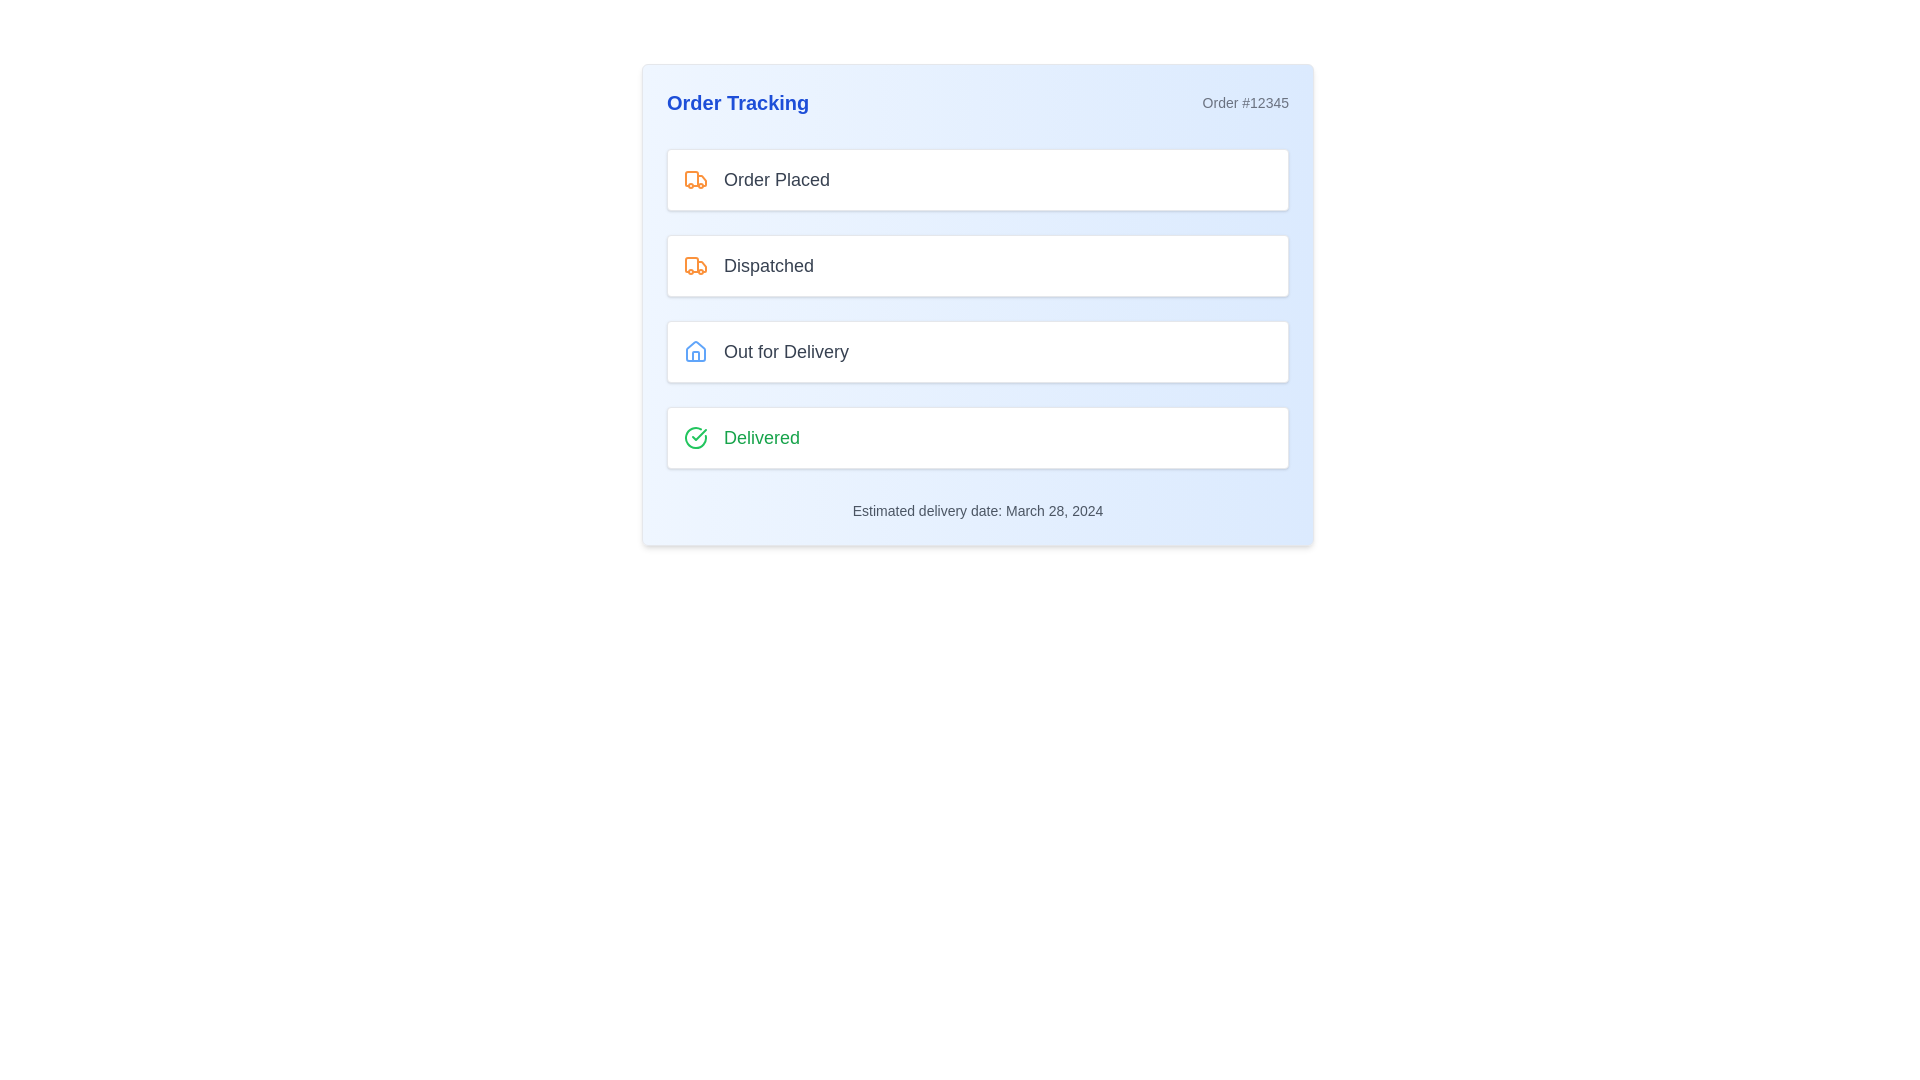  I want to click on the circular icon with a green outline that represents the 'Delivered' status in the order status steps, so click(696, 437).